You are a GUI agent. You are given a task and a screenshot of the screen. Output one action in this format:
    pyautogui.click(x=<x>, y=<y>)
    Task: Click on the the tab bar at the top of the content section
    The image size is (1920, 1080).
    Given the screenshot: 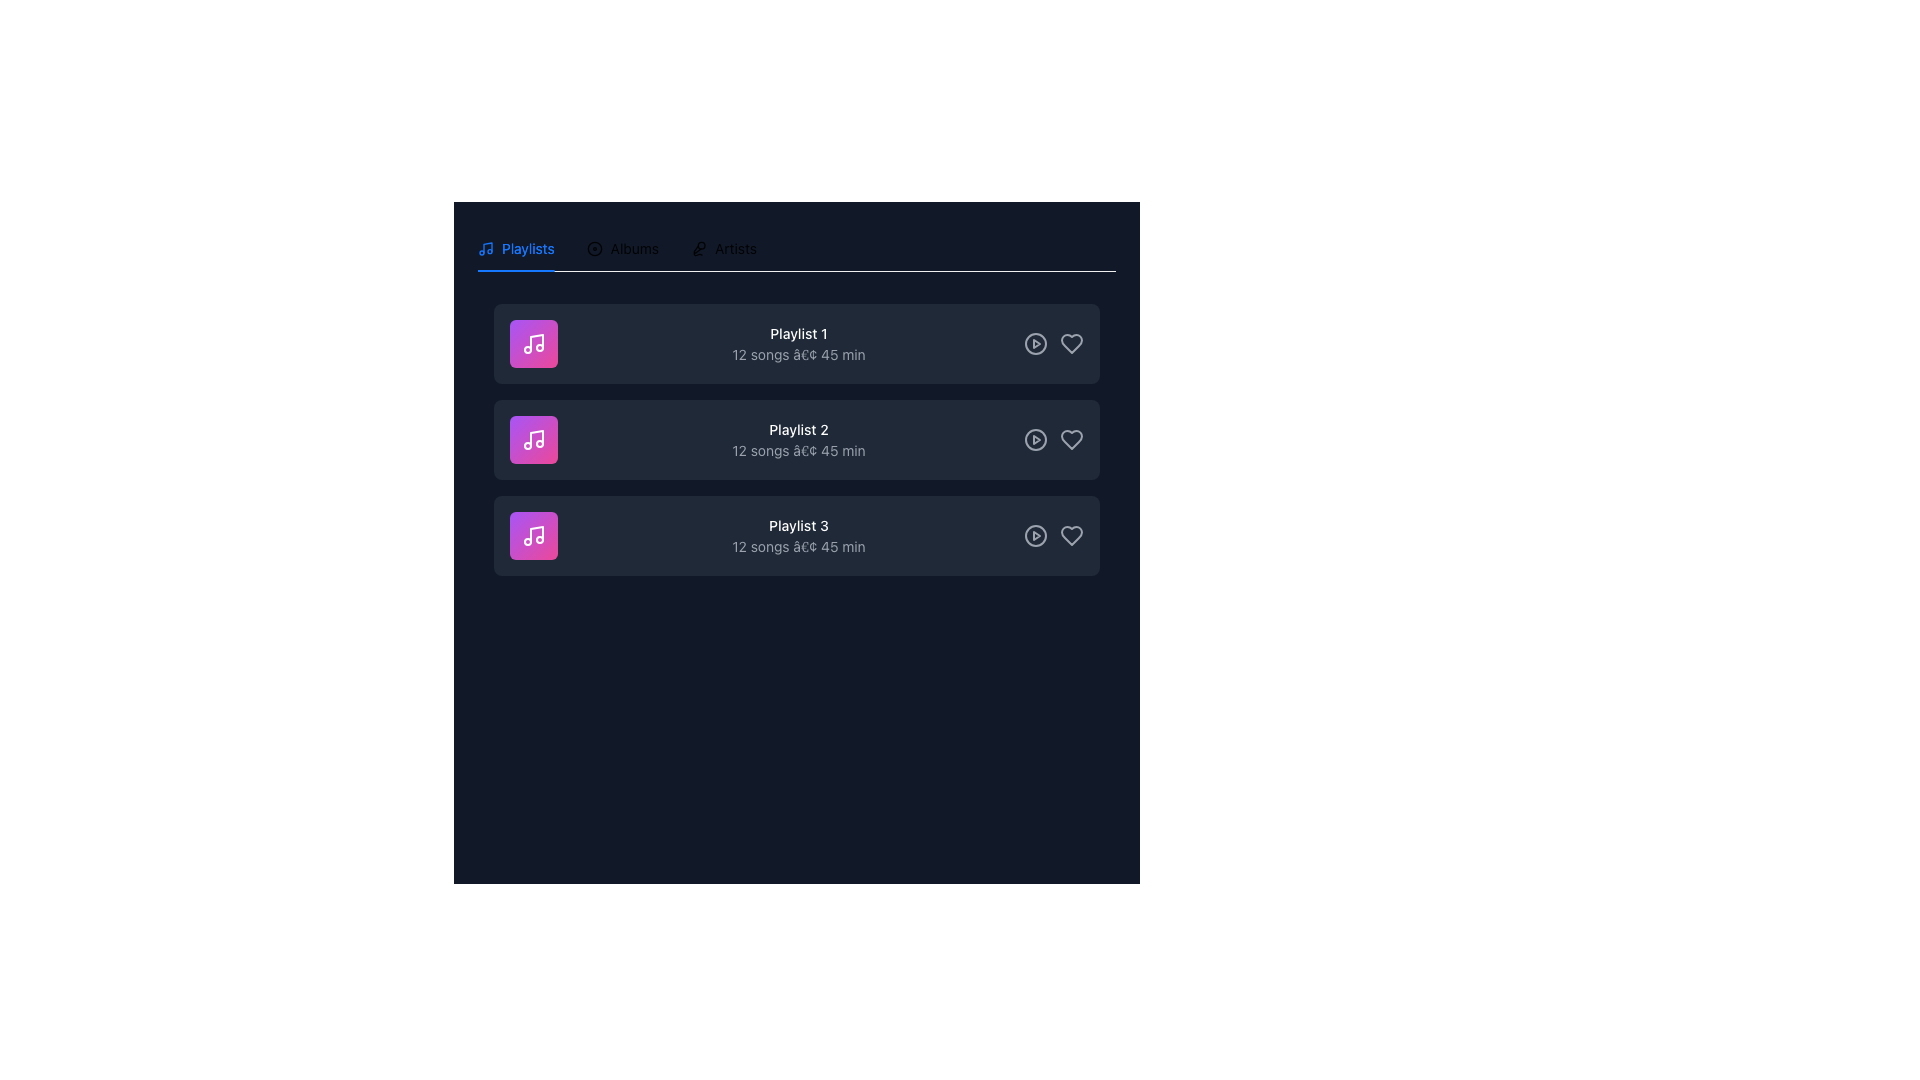 What is the action you would take?
    pyautogui.click(x=795, y=248)
    